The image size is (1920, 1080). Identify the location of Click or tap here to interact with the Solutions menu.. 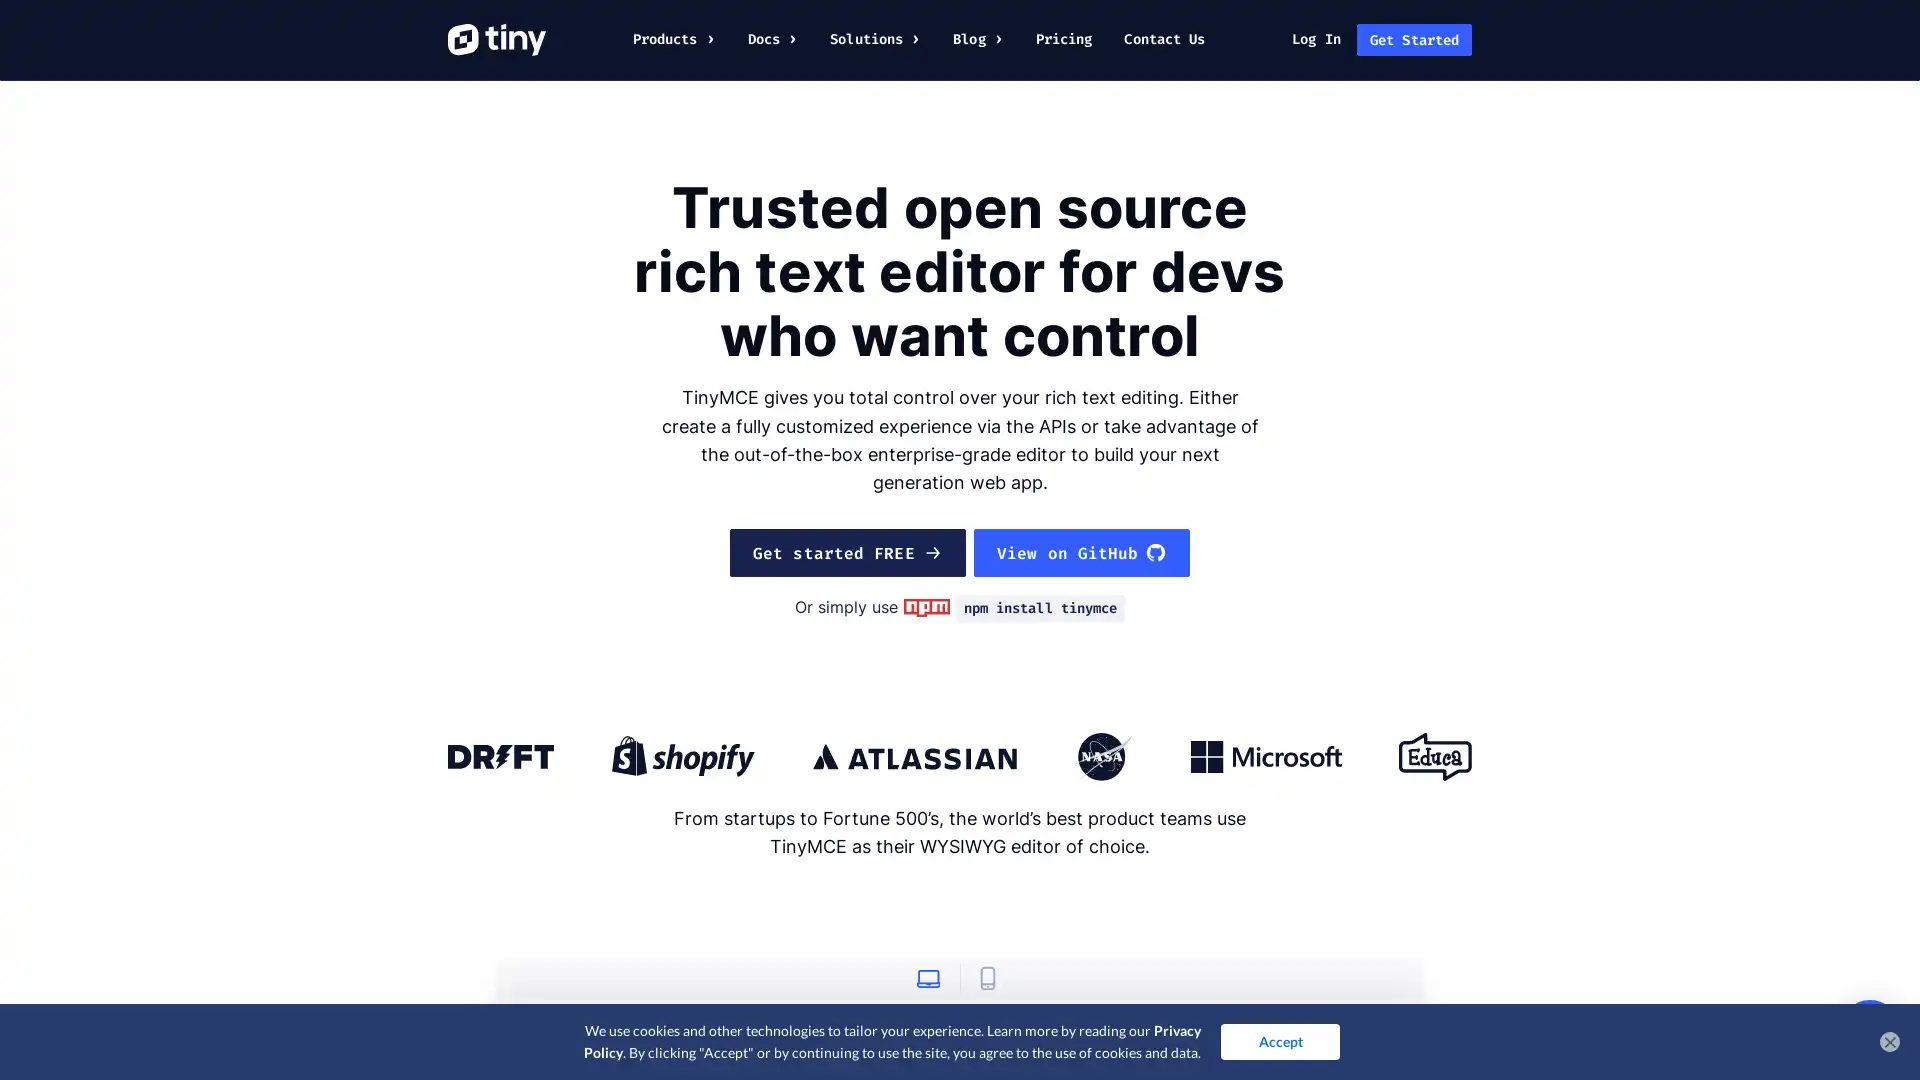
(875, 39).